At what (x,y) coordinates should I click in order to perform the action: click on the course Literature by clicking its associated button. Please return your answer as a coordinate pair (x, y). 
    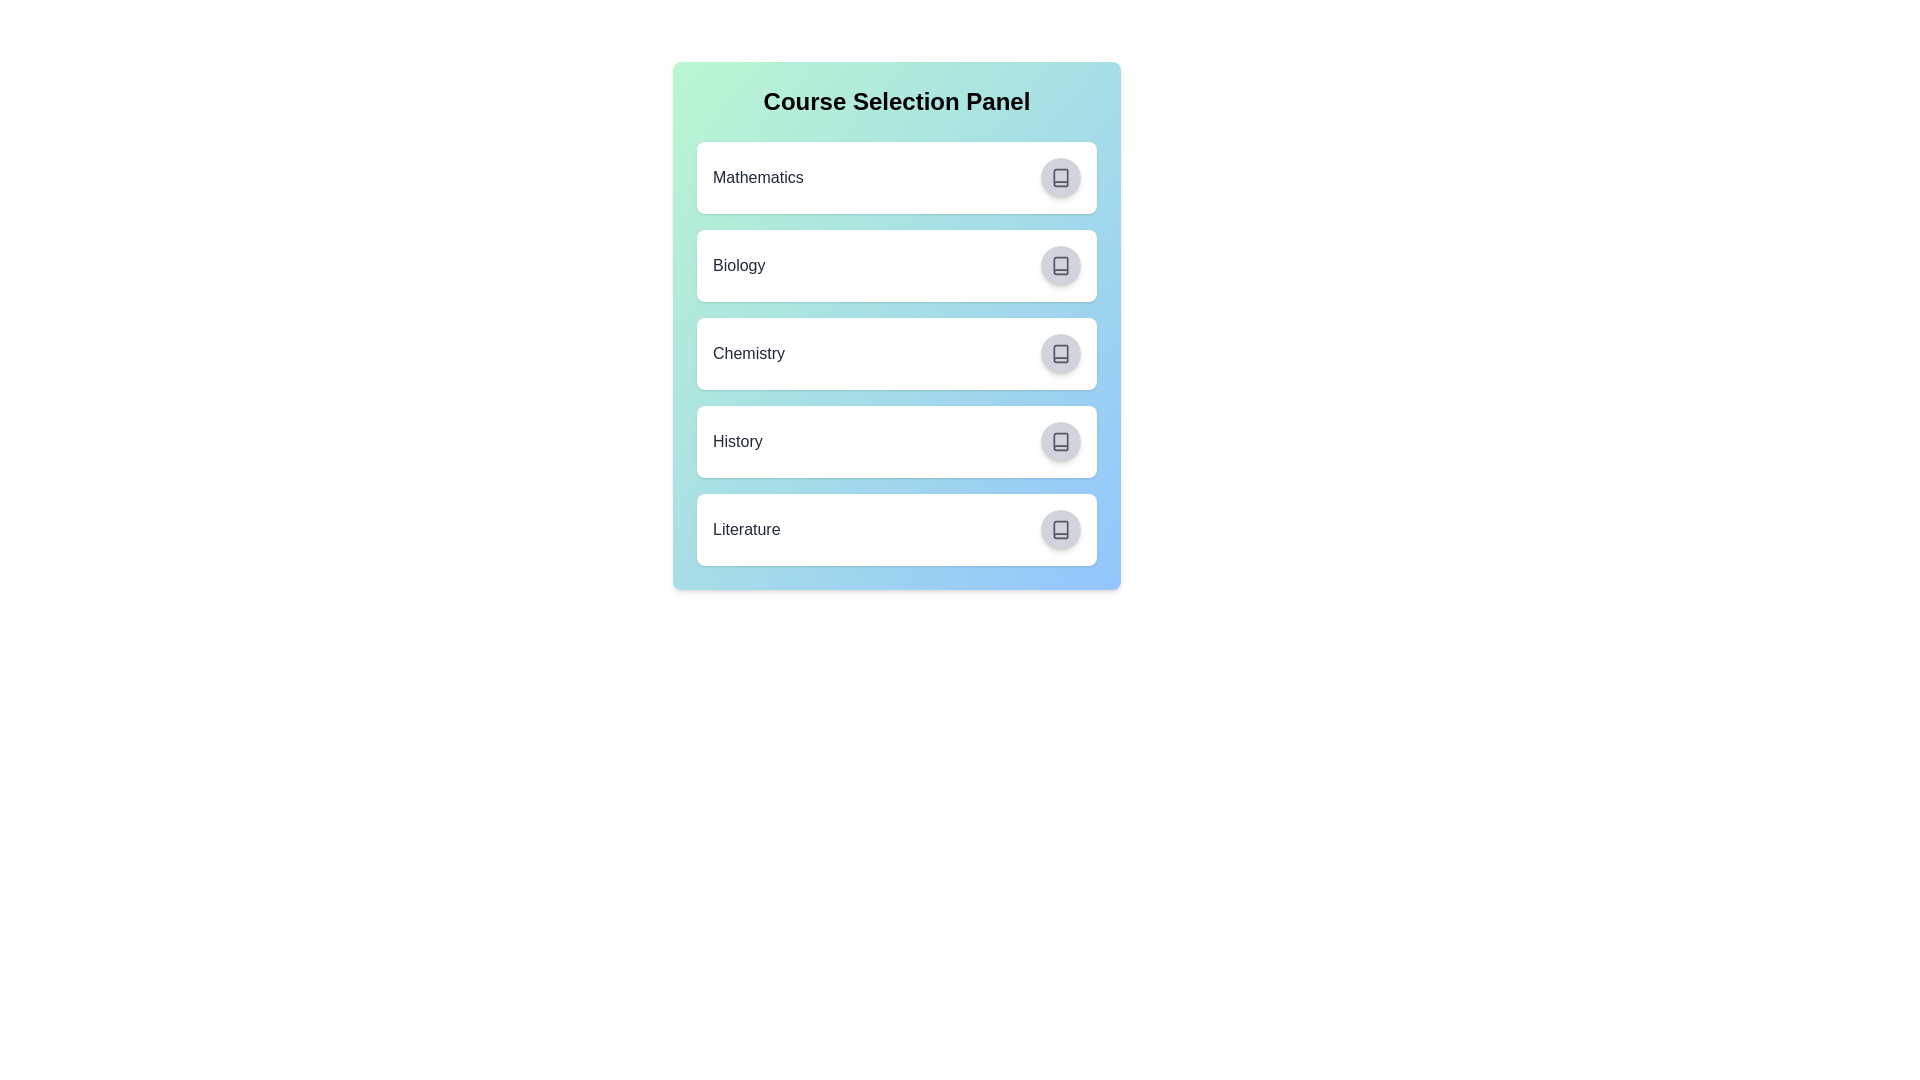
    Looking at the image, I should click on (1059, 528).